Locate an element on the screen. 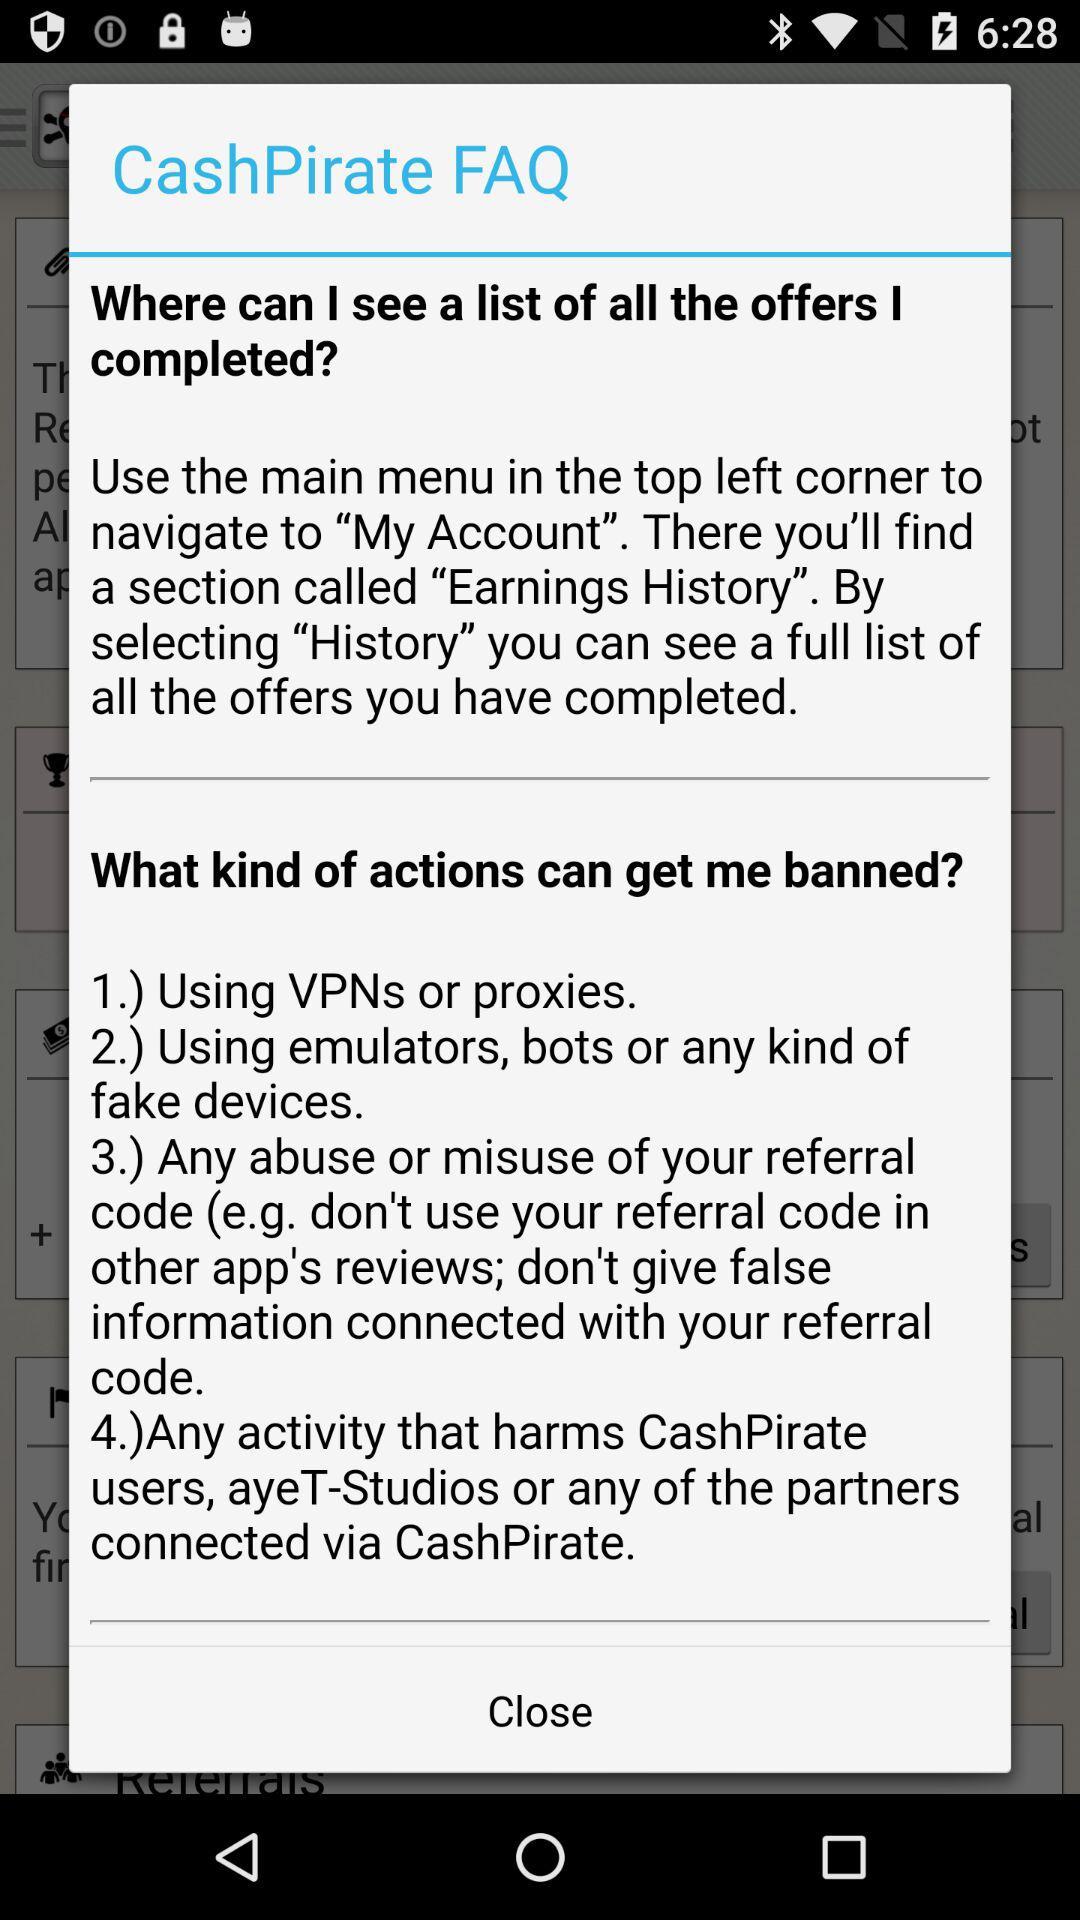 Image resolution: width=1080 pixels, height=1920 pixels. cashpirate faq is located at coordinates (540, 950).